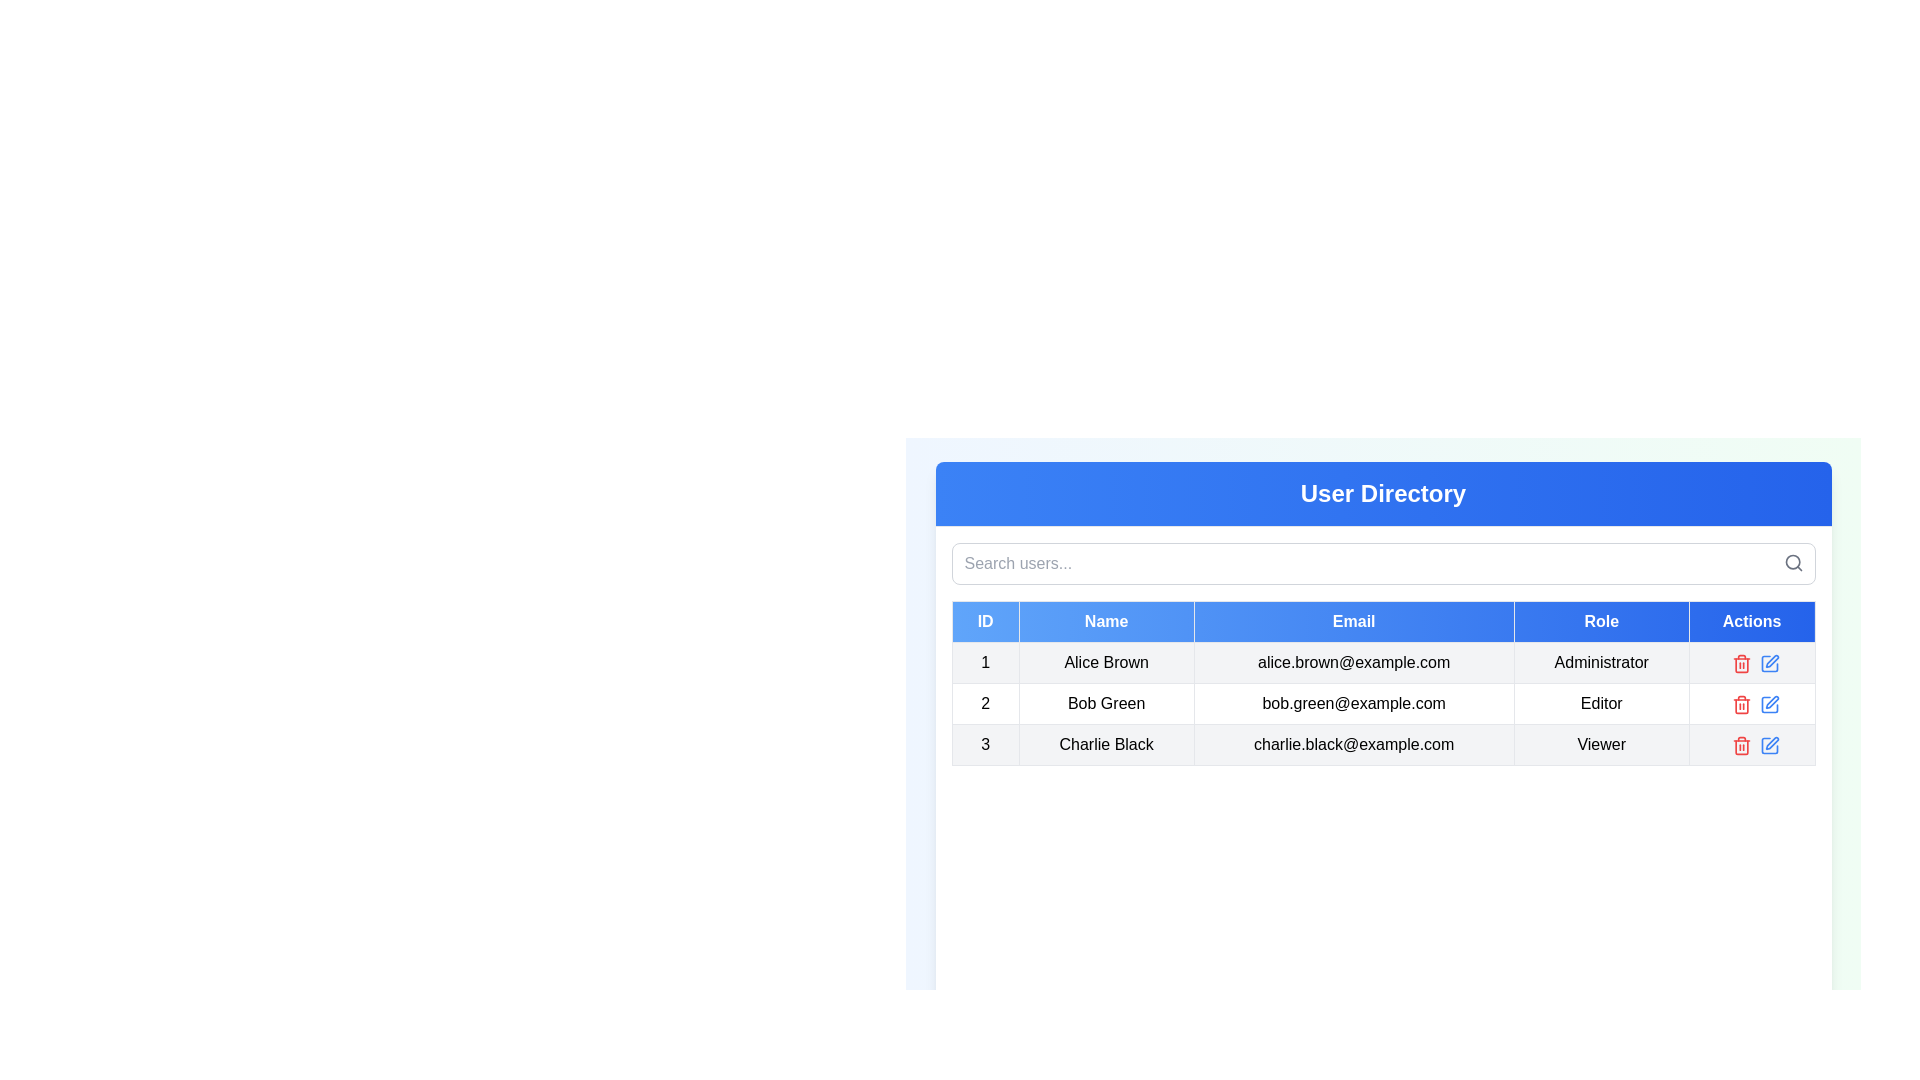 The width and height of the screenshot is (1920, 1080). I want to click on the fourth header in the user details table, which indicates user roles and is positioned between 'Email' and 'Actions' in the blue gradient title bar, so click(1601, 620).